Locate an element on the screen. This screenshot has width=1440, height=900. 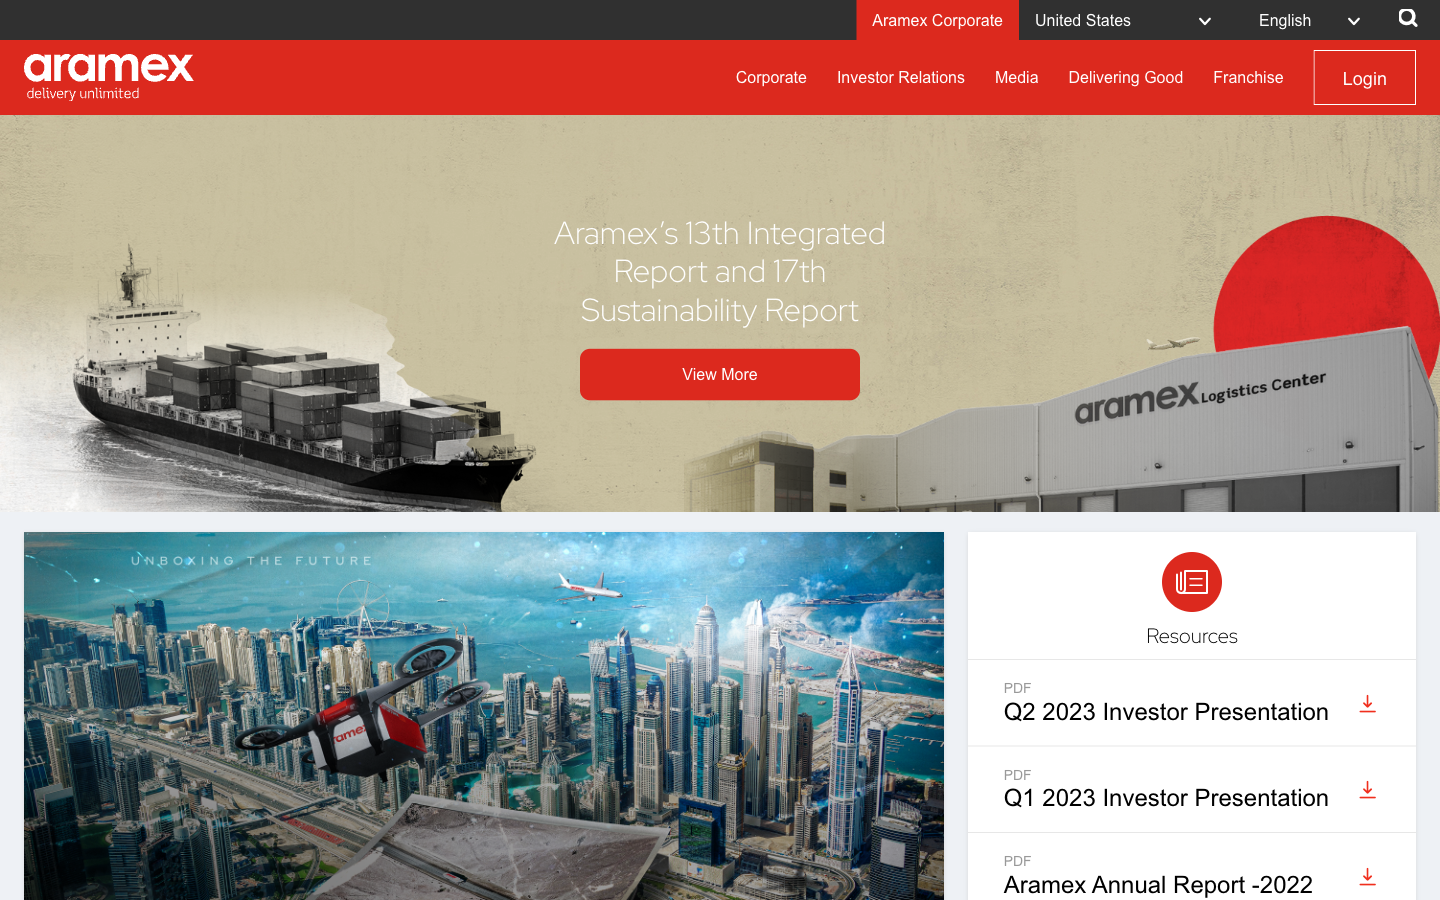
the page"s language to the second choice in the available list is located at coordinates (1315, 18).